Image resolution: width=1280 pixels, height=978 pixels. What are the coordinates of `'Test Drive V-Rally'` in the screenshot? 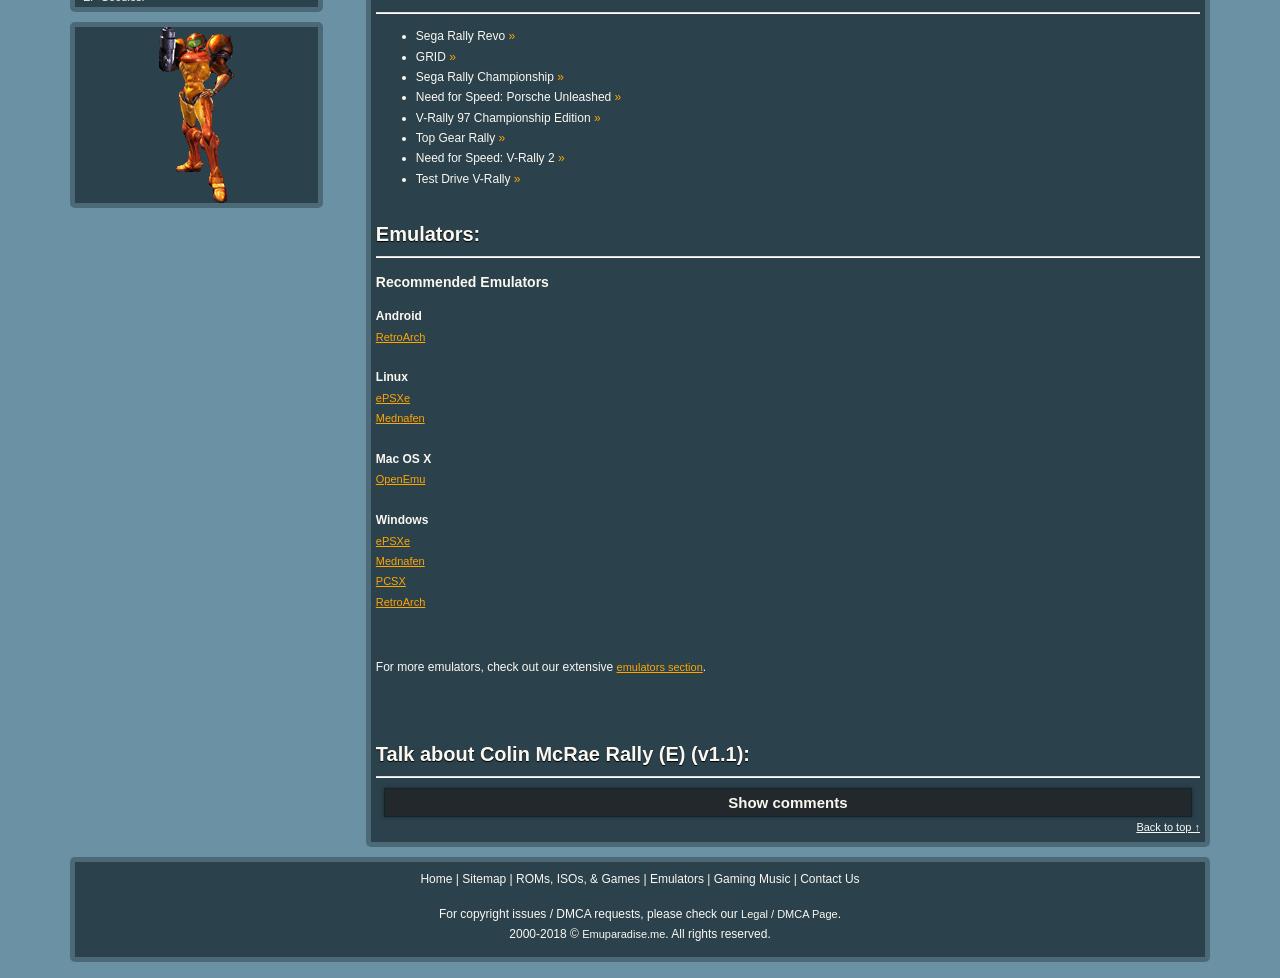 It's located at (463, 177).